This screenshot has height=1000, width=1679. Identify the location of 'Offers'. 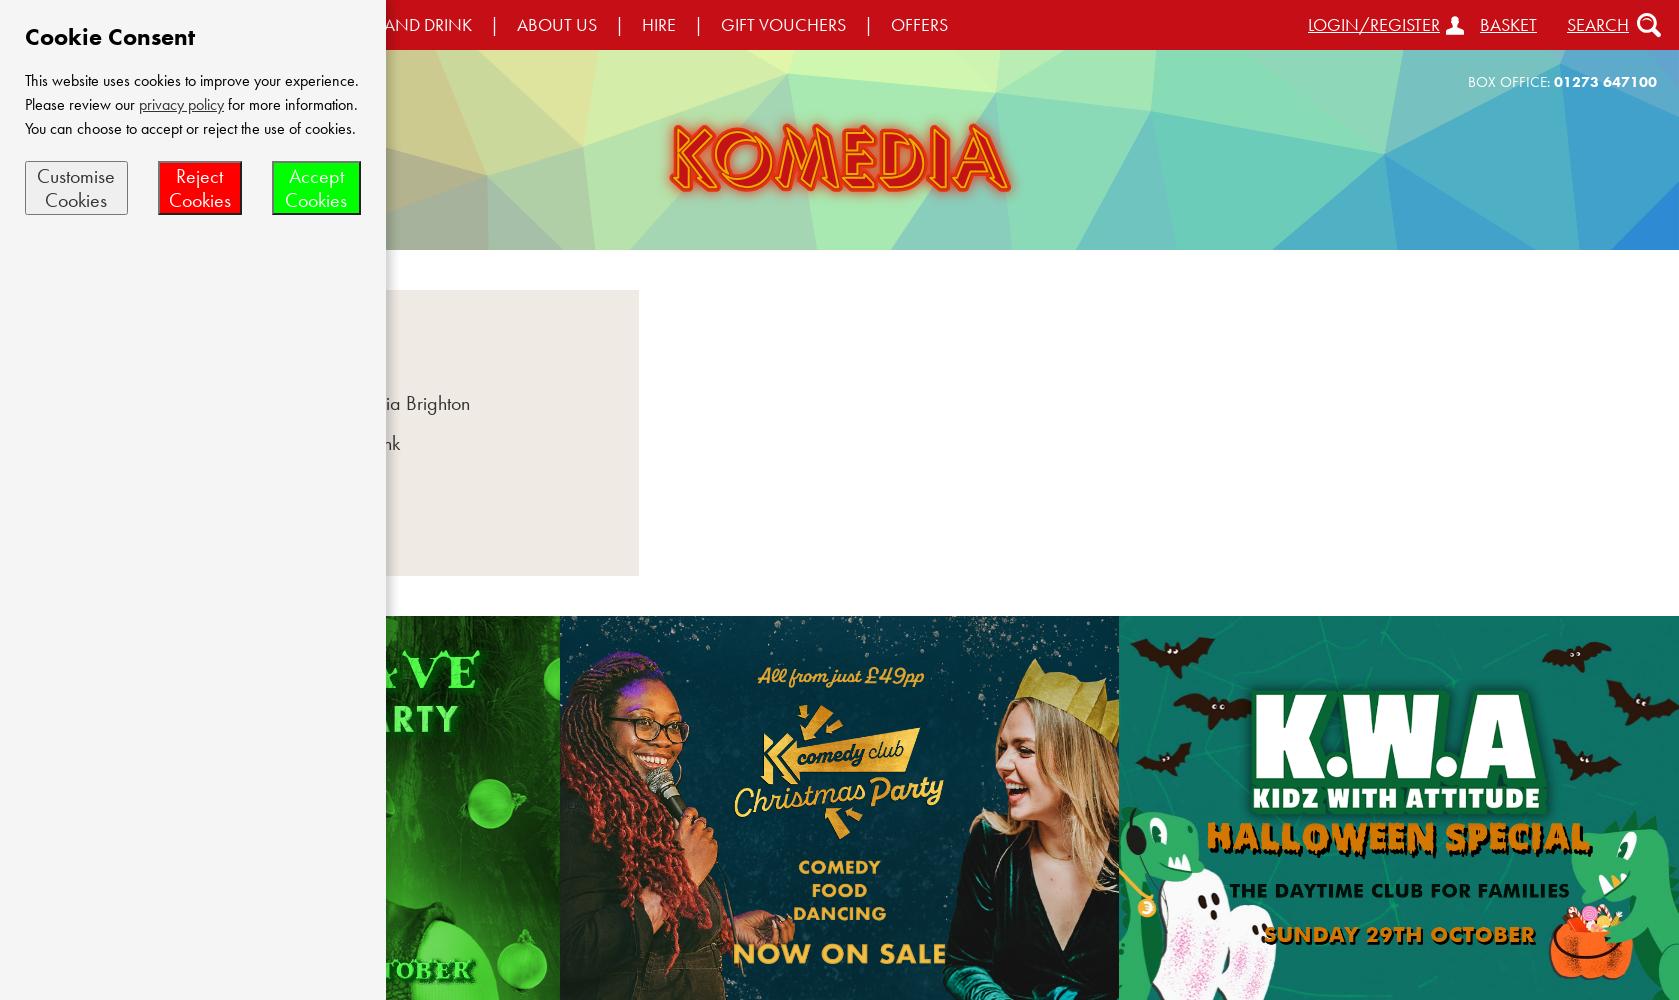
(279, 362).